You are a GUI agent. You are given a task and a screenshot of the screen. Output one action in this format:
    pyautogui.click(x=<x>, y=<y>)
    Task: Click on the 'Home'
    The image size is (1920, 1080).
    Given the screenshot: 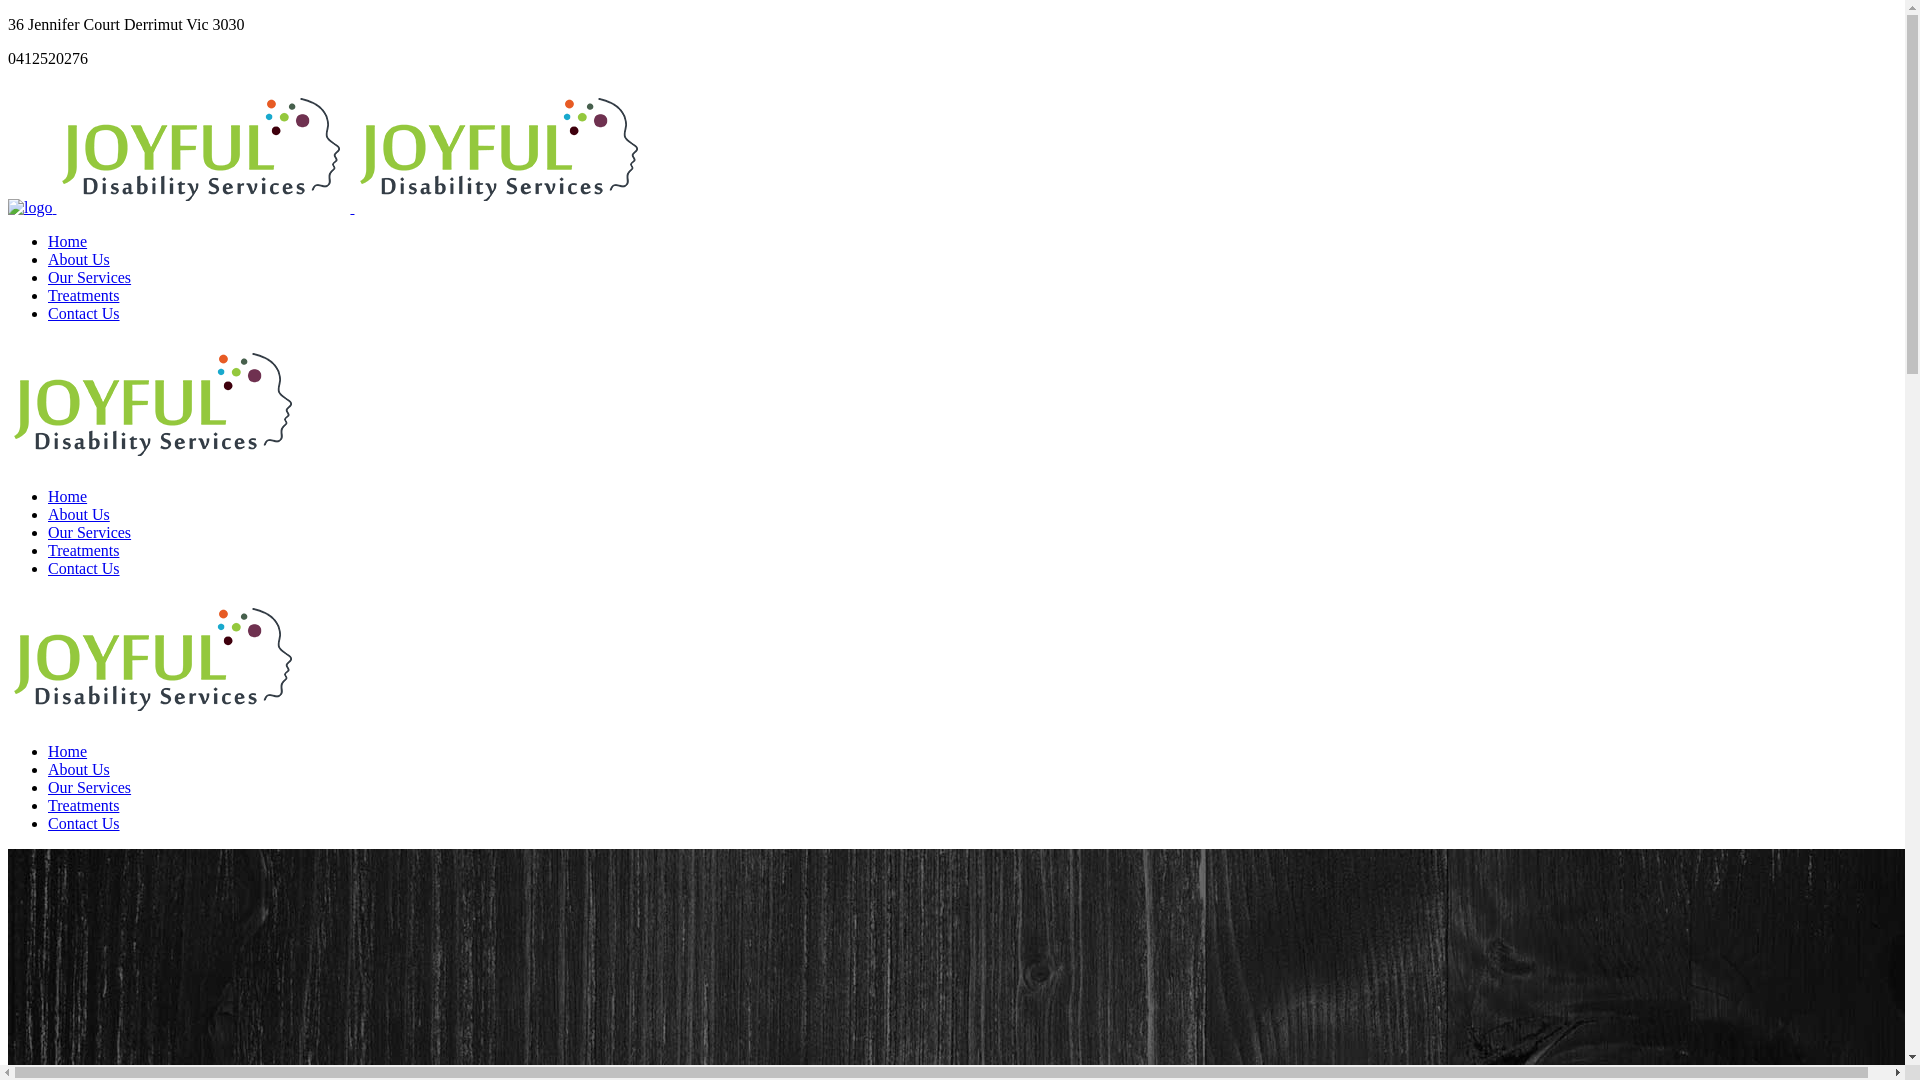 What is the action you would take?
    pyautogui.click(x=67, y=495)
    